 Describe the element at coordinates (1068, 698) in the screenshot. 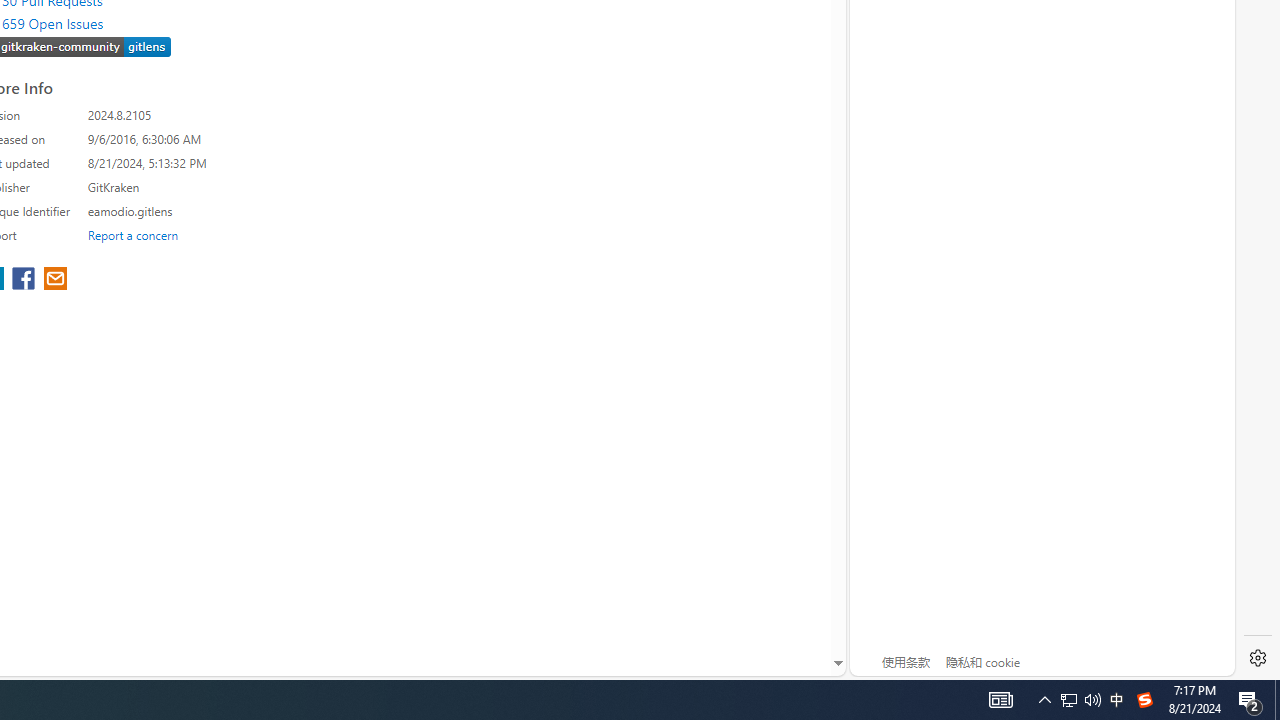

I see `'Tray Input Indicator - Chinese (Simplified, China)'` at that location.